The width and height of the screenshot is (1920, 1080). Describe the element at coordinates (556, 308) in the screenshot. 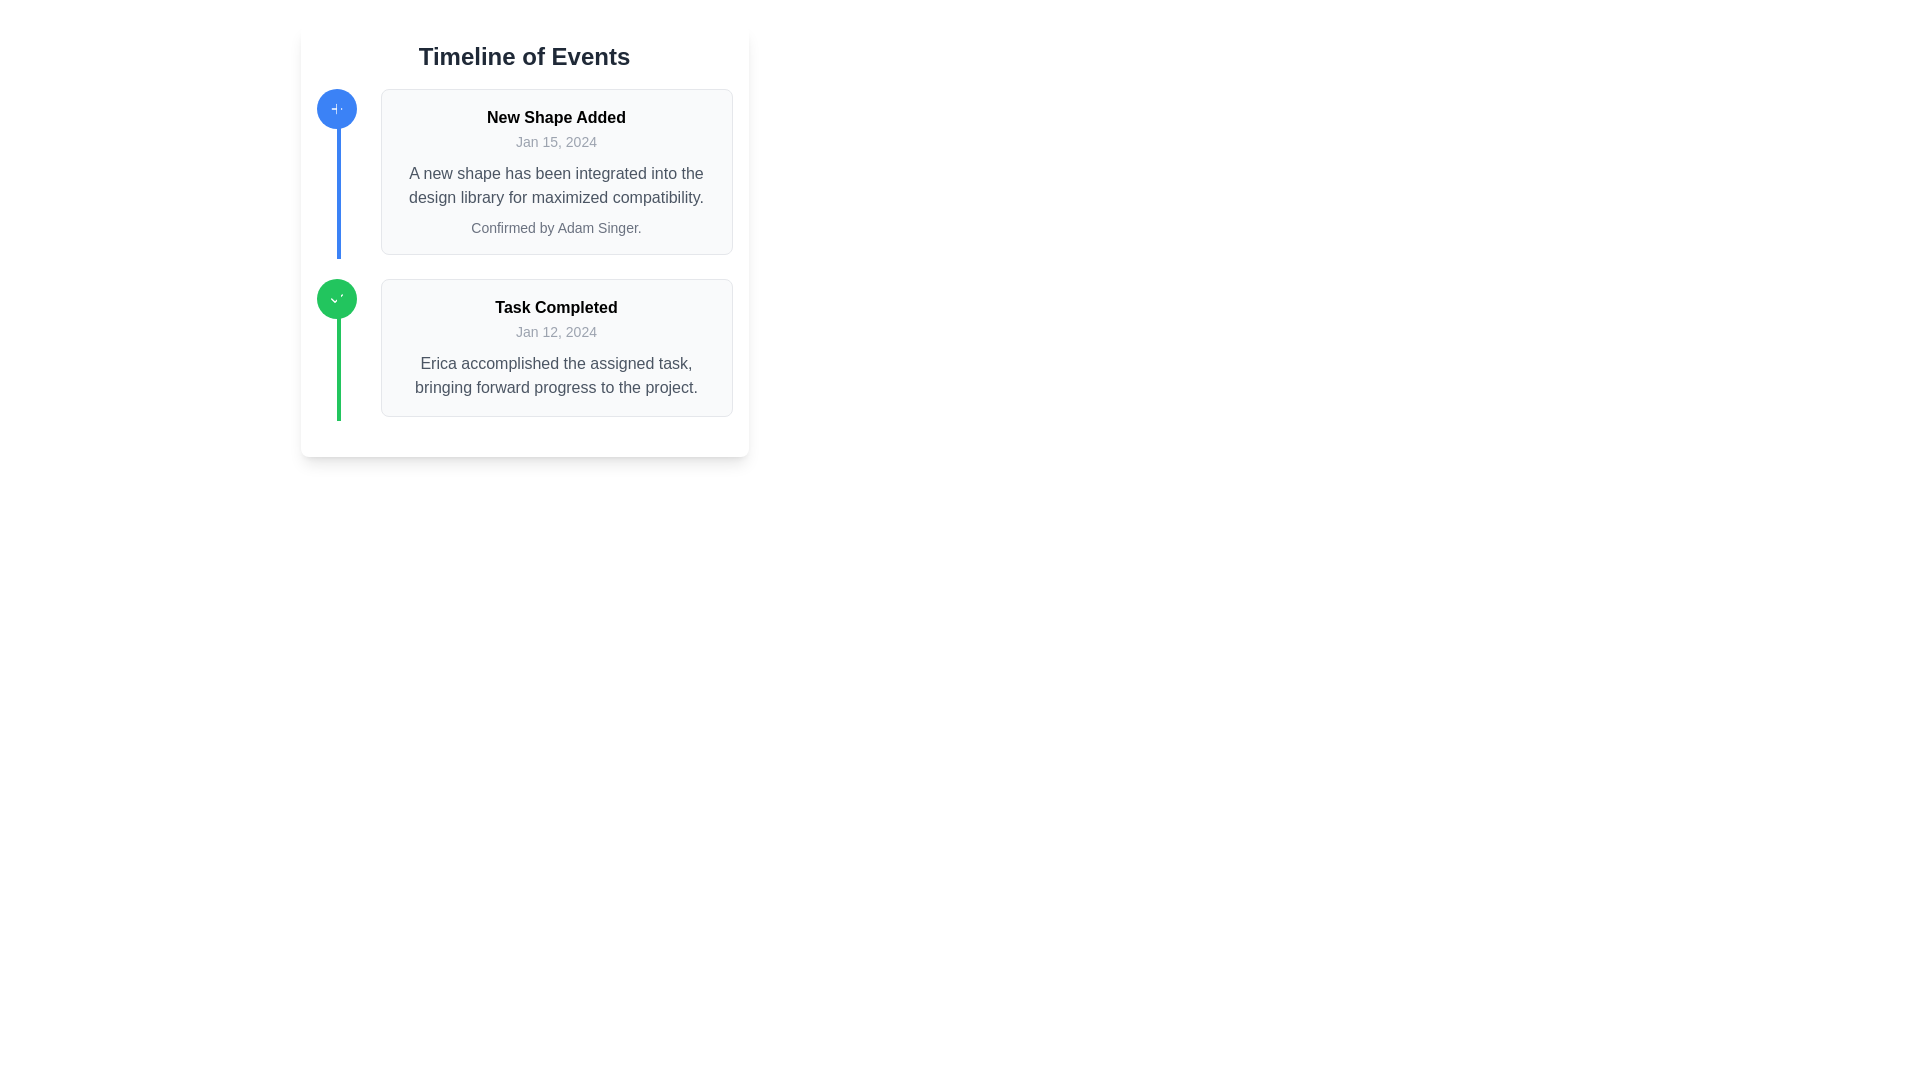

I see `the Text Label that serves as a header indicating a specific milestone or update within the timeline widget` at that location.